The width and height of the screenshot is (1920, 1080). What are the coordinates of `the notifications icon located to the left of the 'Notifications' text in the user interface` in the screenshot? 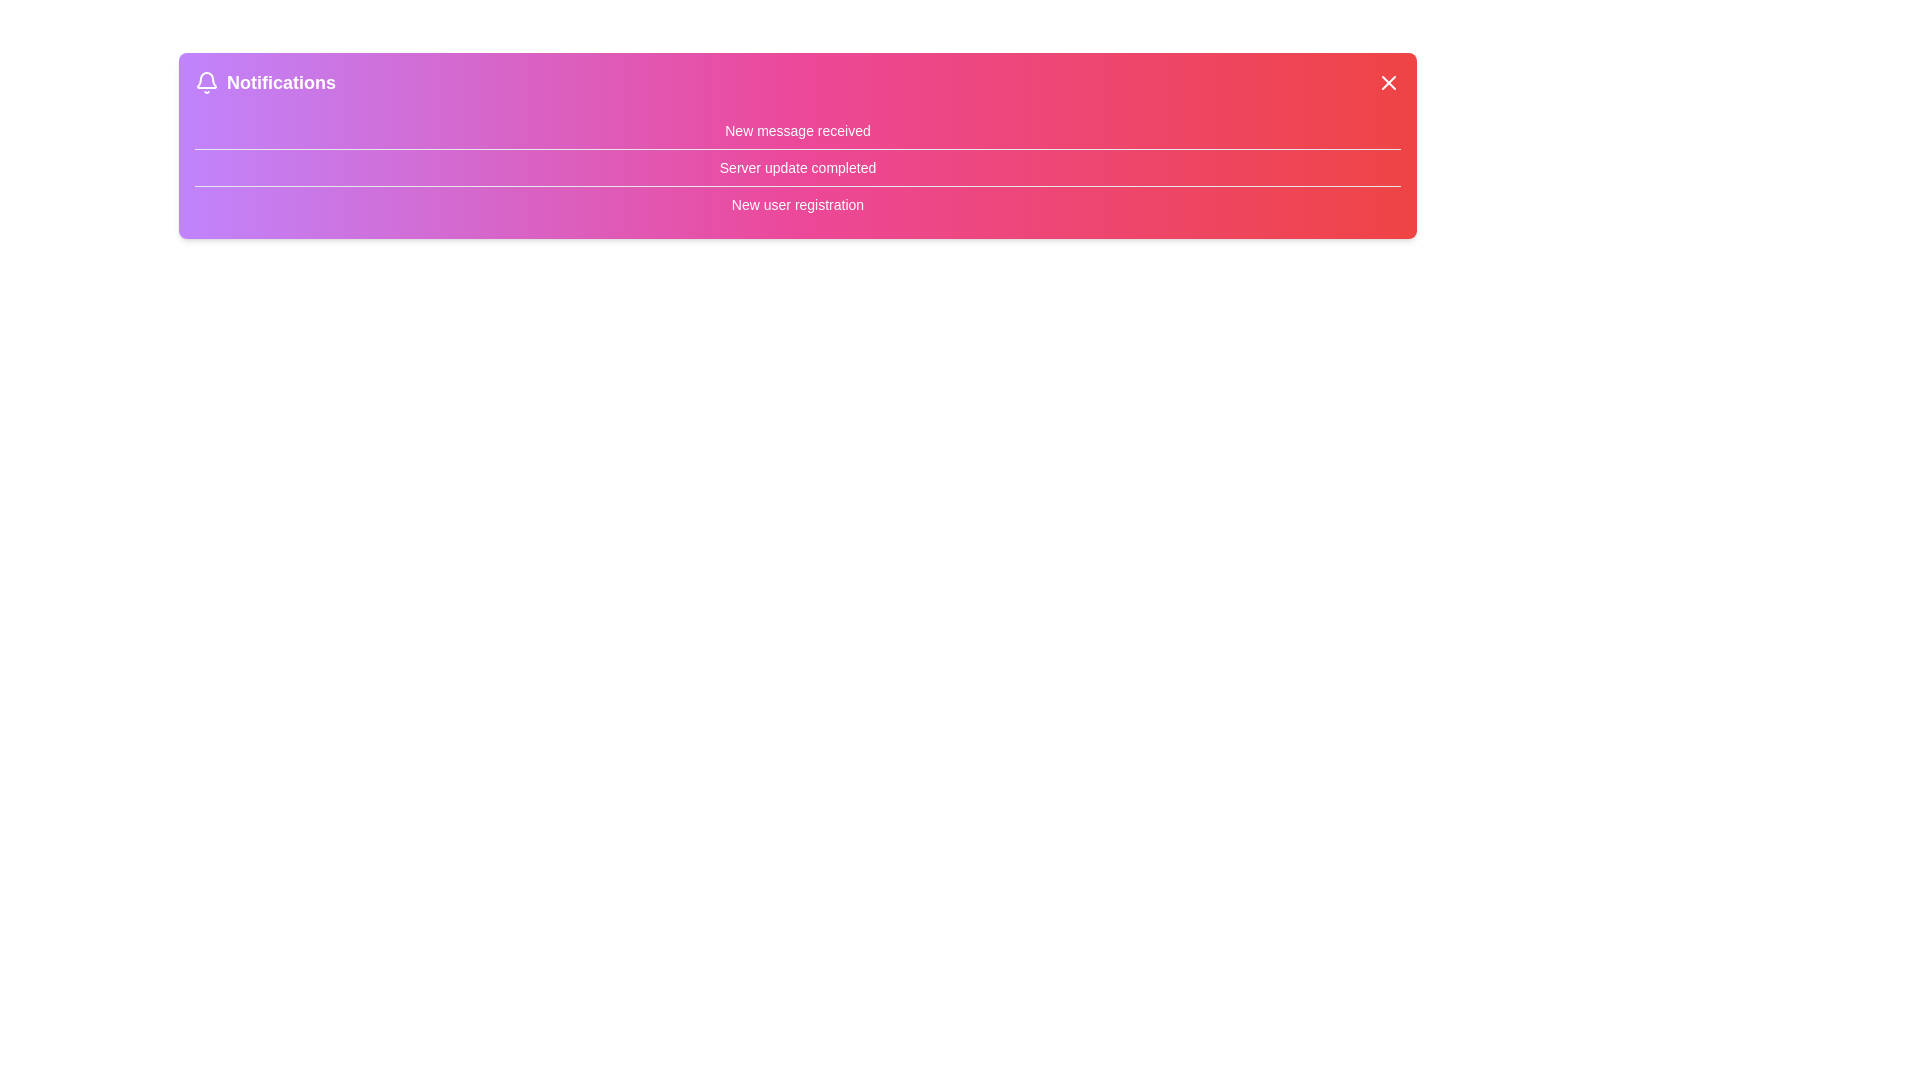 It's located at (206, 82).